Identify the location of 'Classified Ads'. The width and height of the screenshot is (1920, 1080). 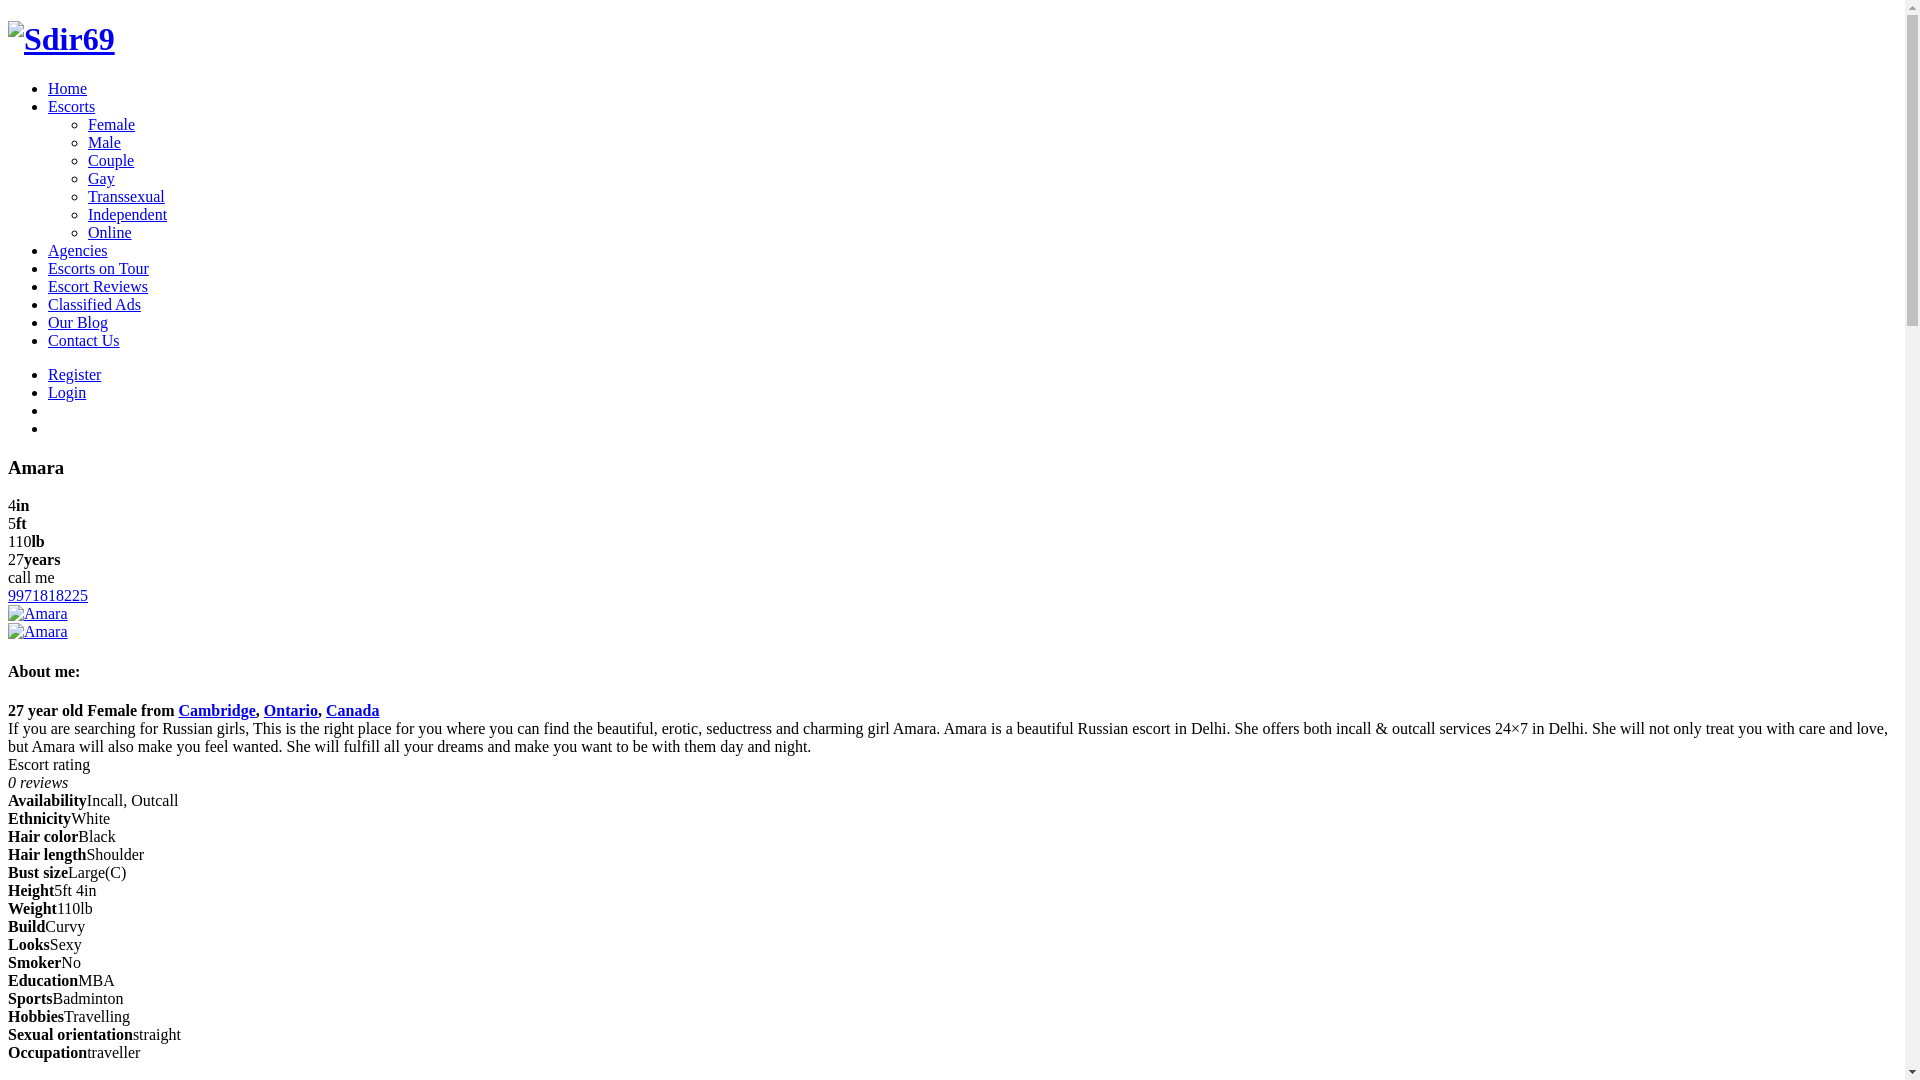
(48, 304).